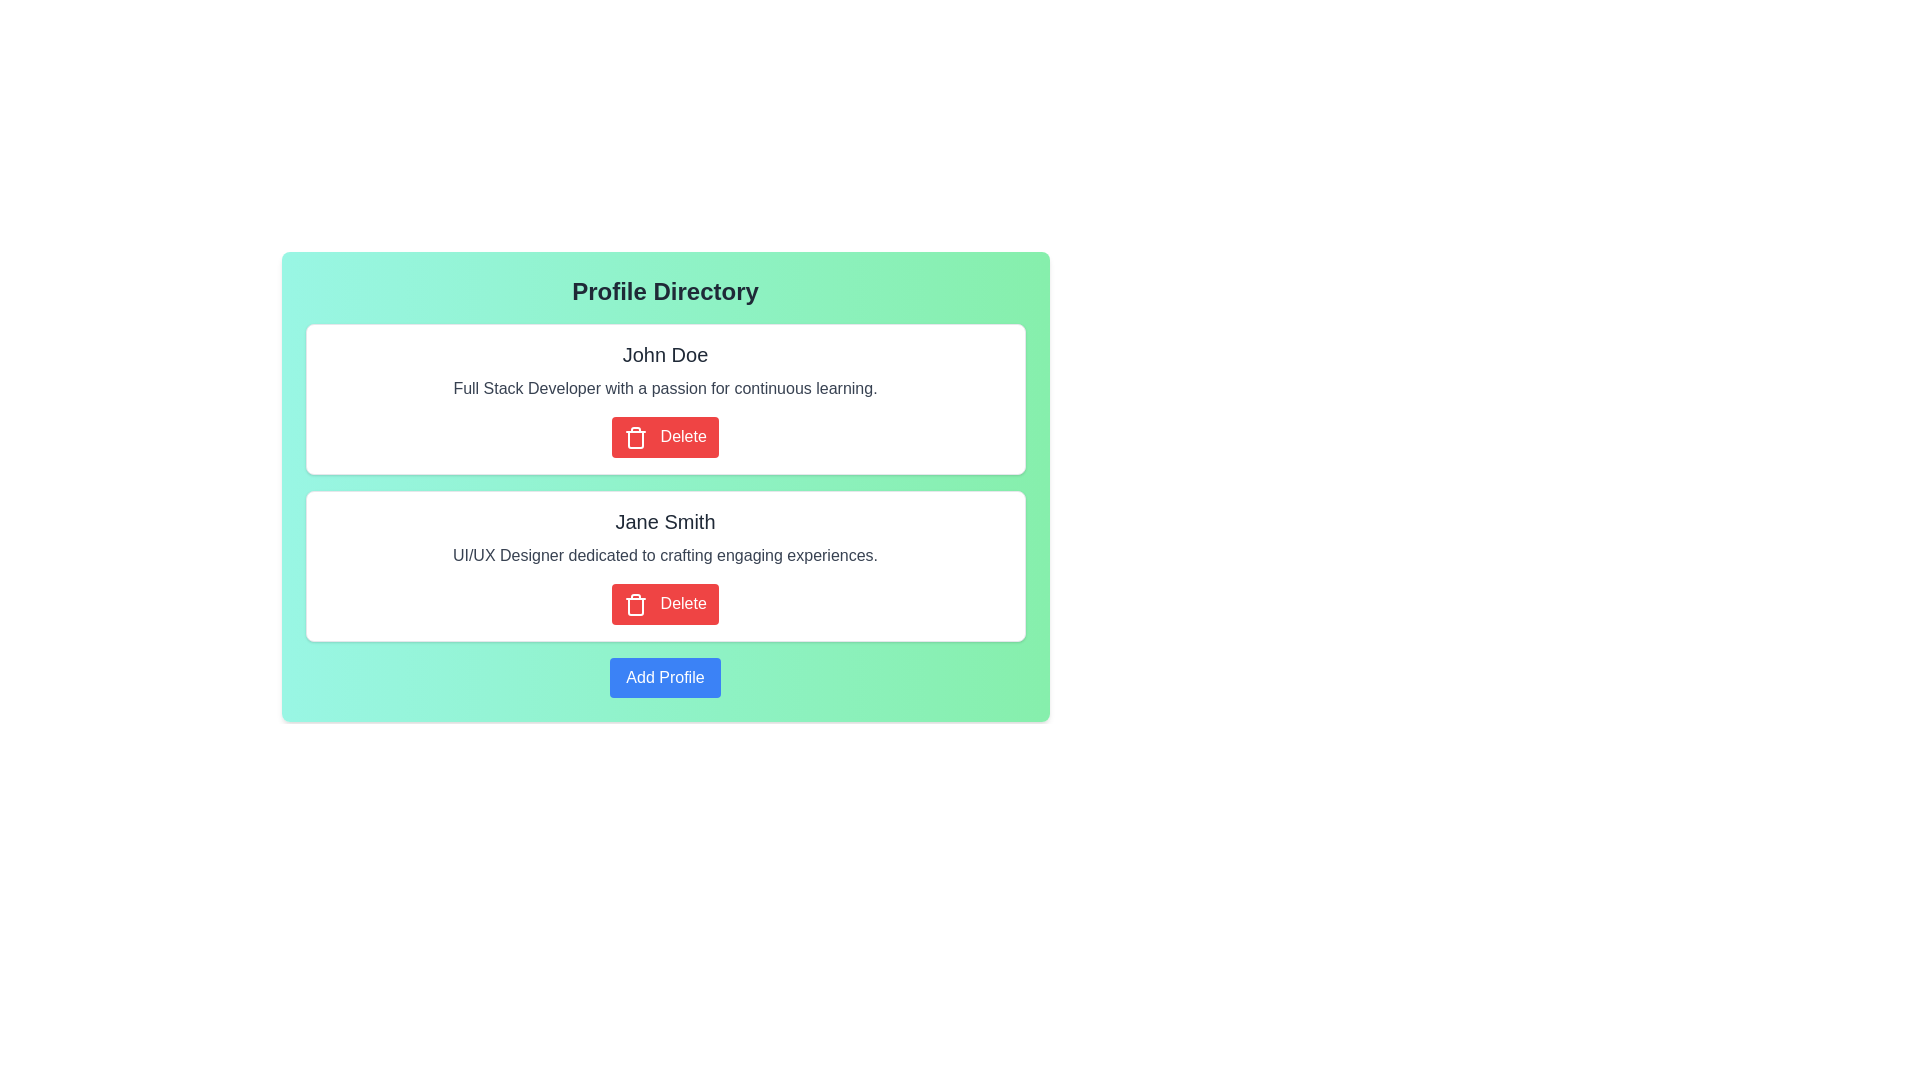  What do you see at coordinates (665, 603) in the screenshot?
I see `the rectangular red 'Delete' button with rounded corners, located below the text 'UI/UX Designer dedicated to crafting engaging experiences.' in the card for 'Jane Smith'` at bounding box center [665, 603].